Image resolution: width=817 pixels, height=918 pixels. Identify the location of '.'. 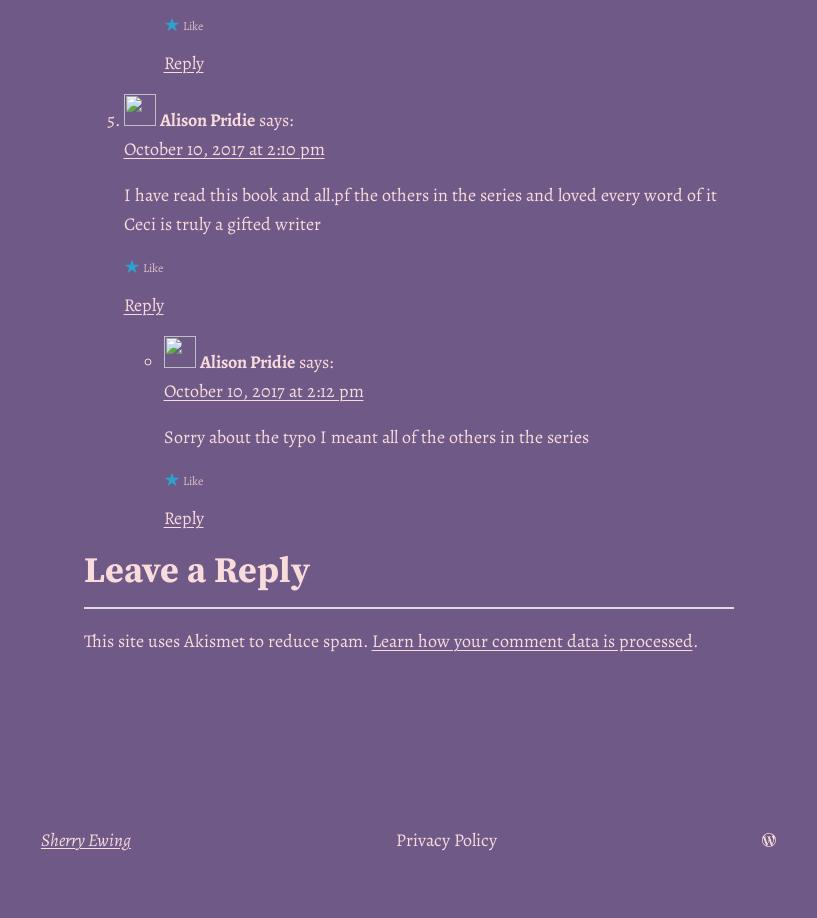
(693, 641).